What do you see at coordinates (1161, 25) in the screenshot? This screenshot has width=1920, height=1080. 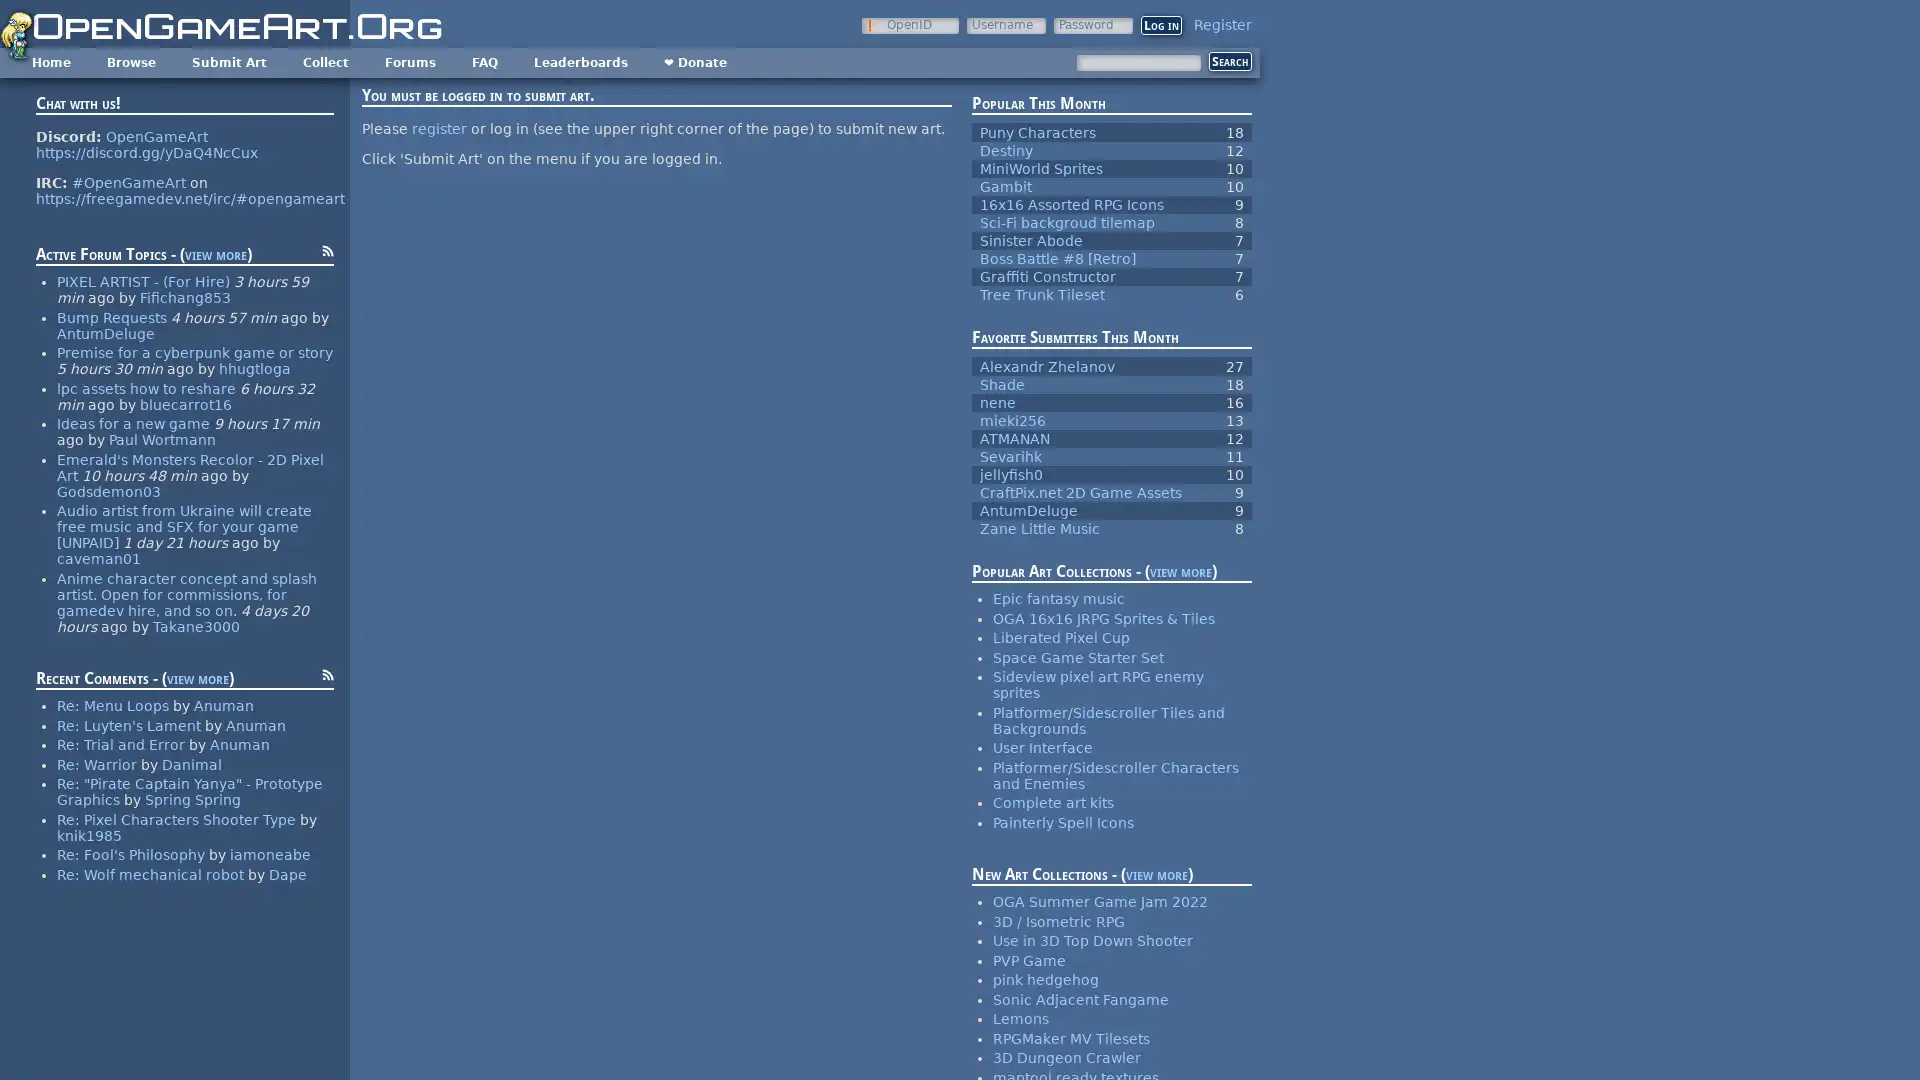 I see `Log in` at bounding box center [1161, 25].